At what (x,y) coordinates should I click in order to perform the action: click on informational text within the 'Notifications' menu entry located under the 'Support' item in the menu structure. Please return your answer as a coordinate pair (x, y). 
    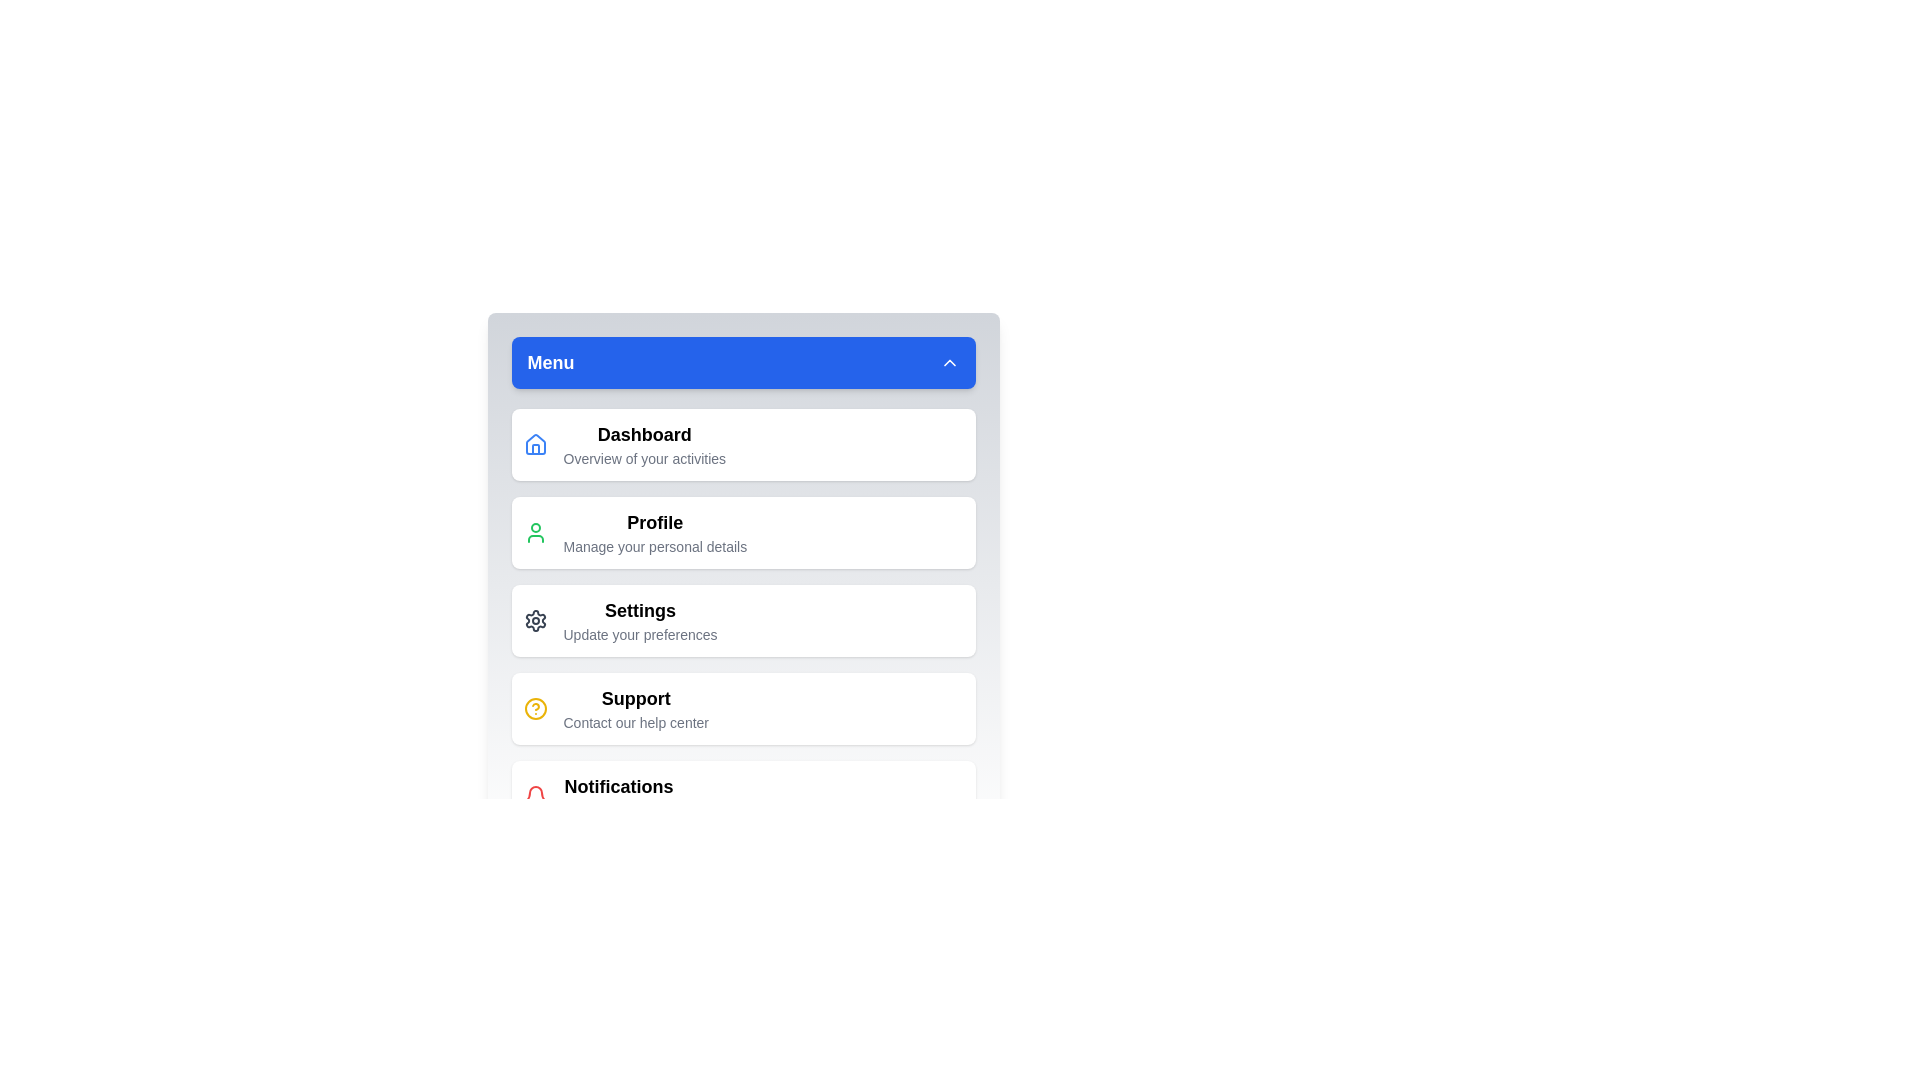
    Looking at the image, I should click on (618, 796).